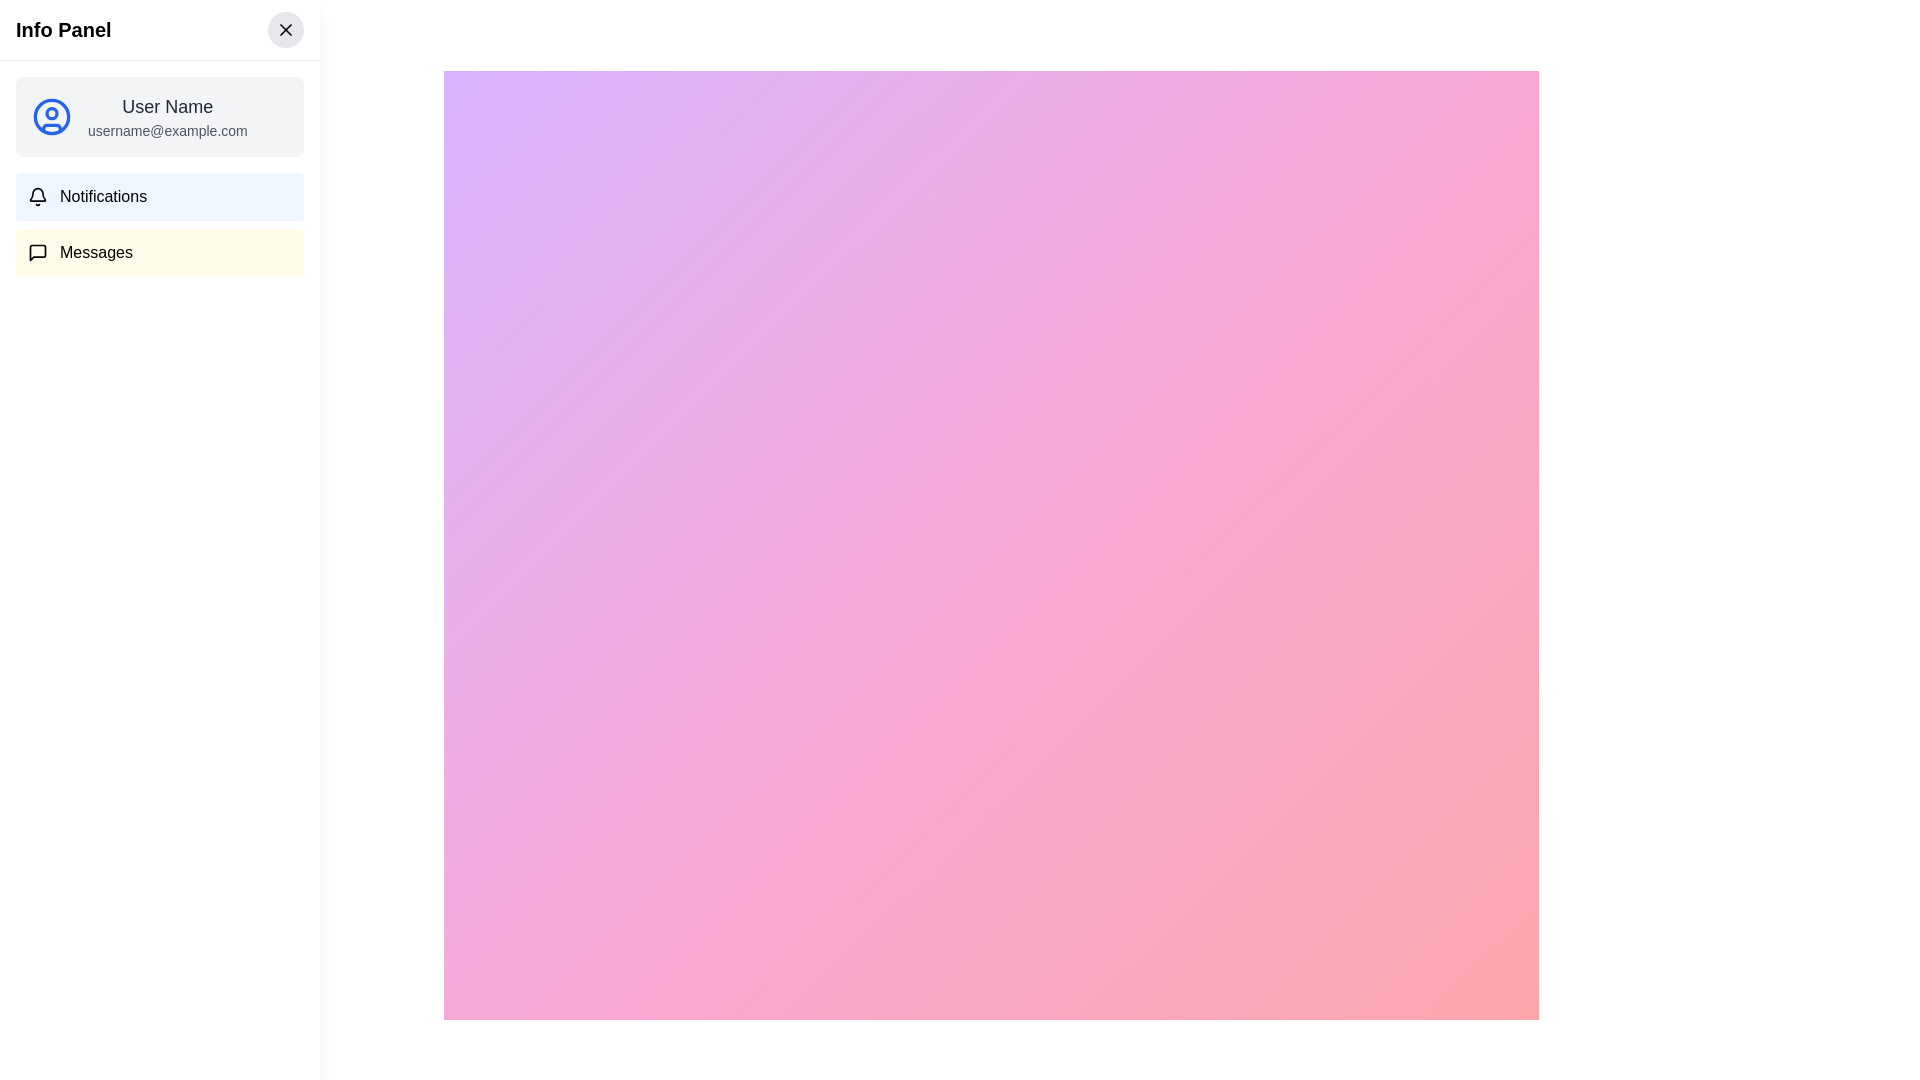  What do you see at coordinates (167, 131) in the screenshot?
I see `the non-interactive email address display located in the user profile card panel, directly below the 'User Name' label` at bounding box center [167, 131].